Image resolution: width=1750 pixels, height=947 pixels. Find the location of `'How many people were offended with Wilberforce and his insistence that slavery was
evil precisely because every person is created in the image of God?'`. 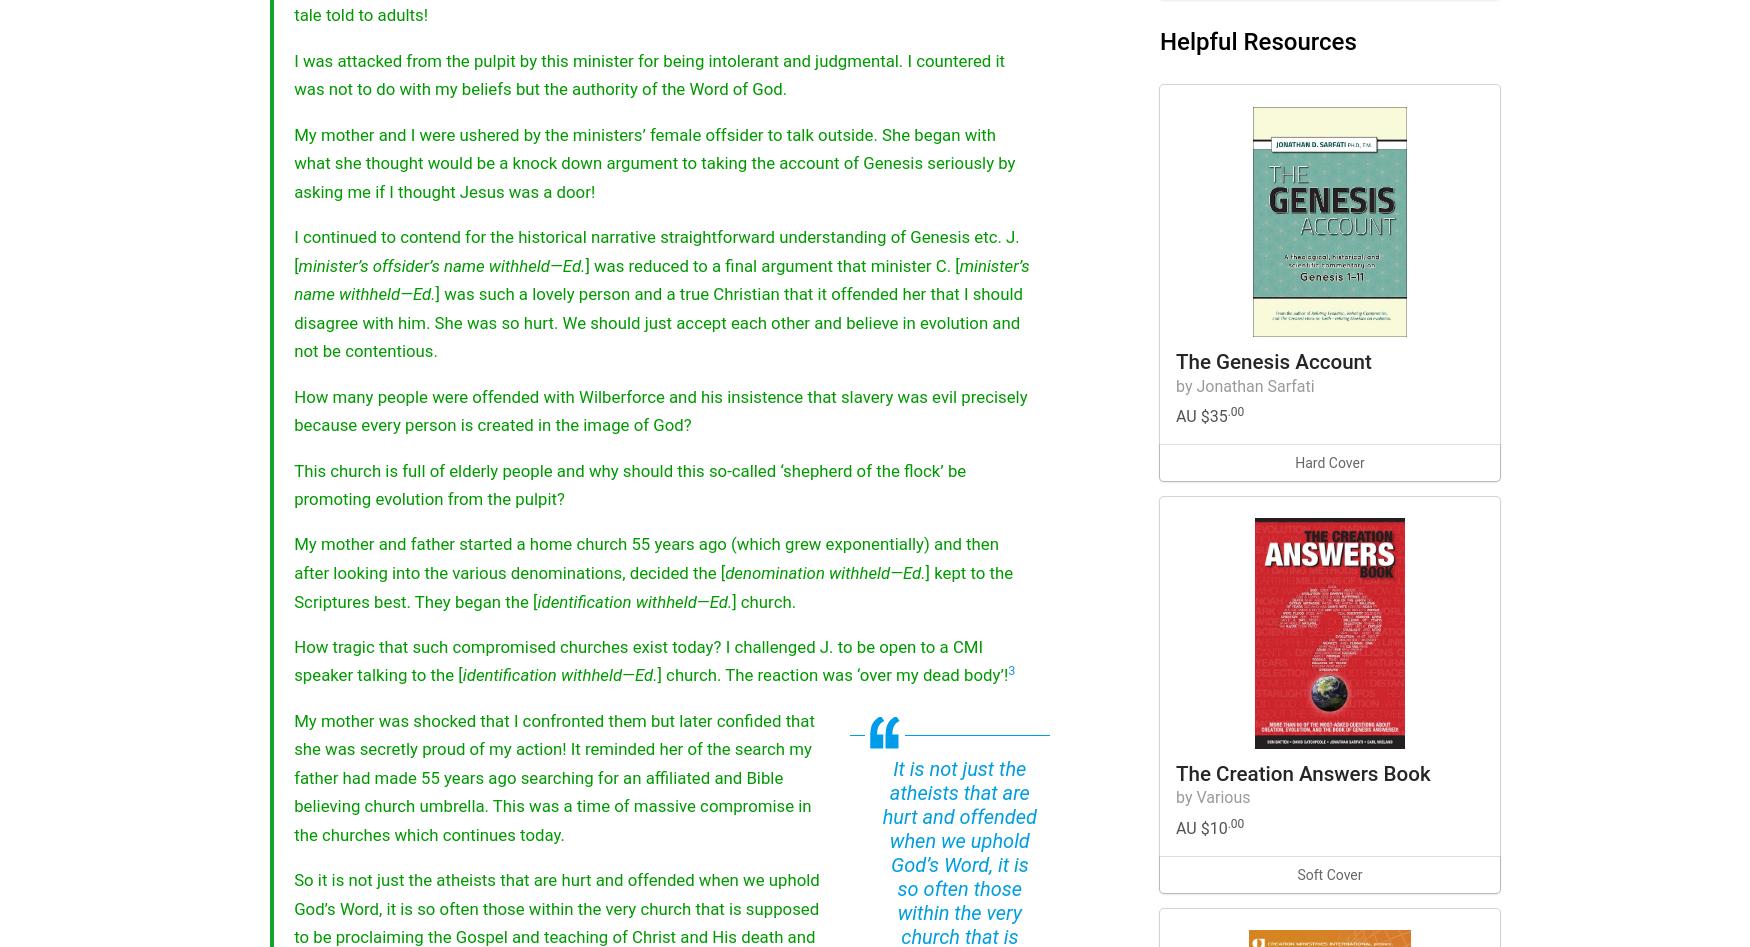

'How many people were offended with Wilberforce and his insistence that slavery was
evil precisely because every person is created in the image of God?' is located at coordinates (293, 410).